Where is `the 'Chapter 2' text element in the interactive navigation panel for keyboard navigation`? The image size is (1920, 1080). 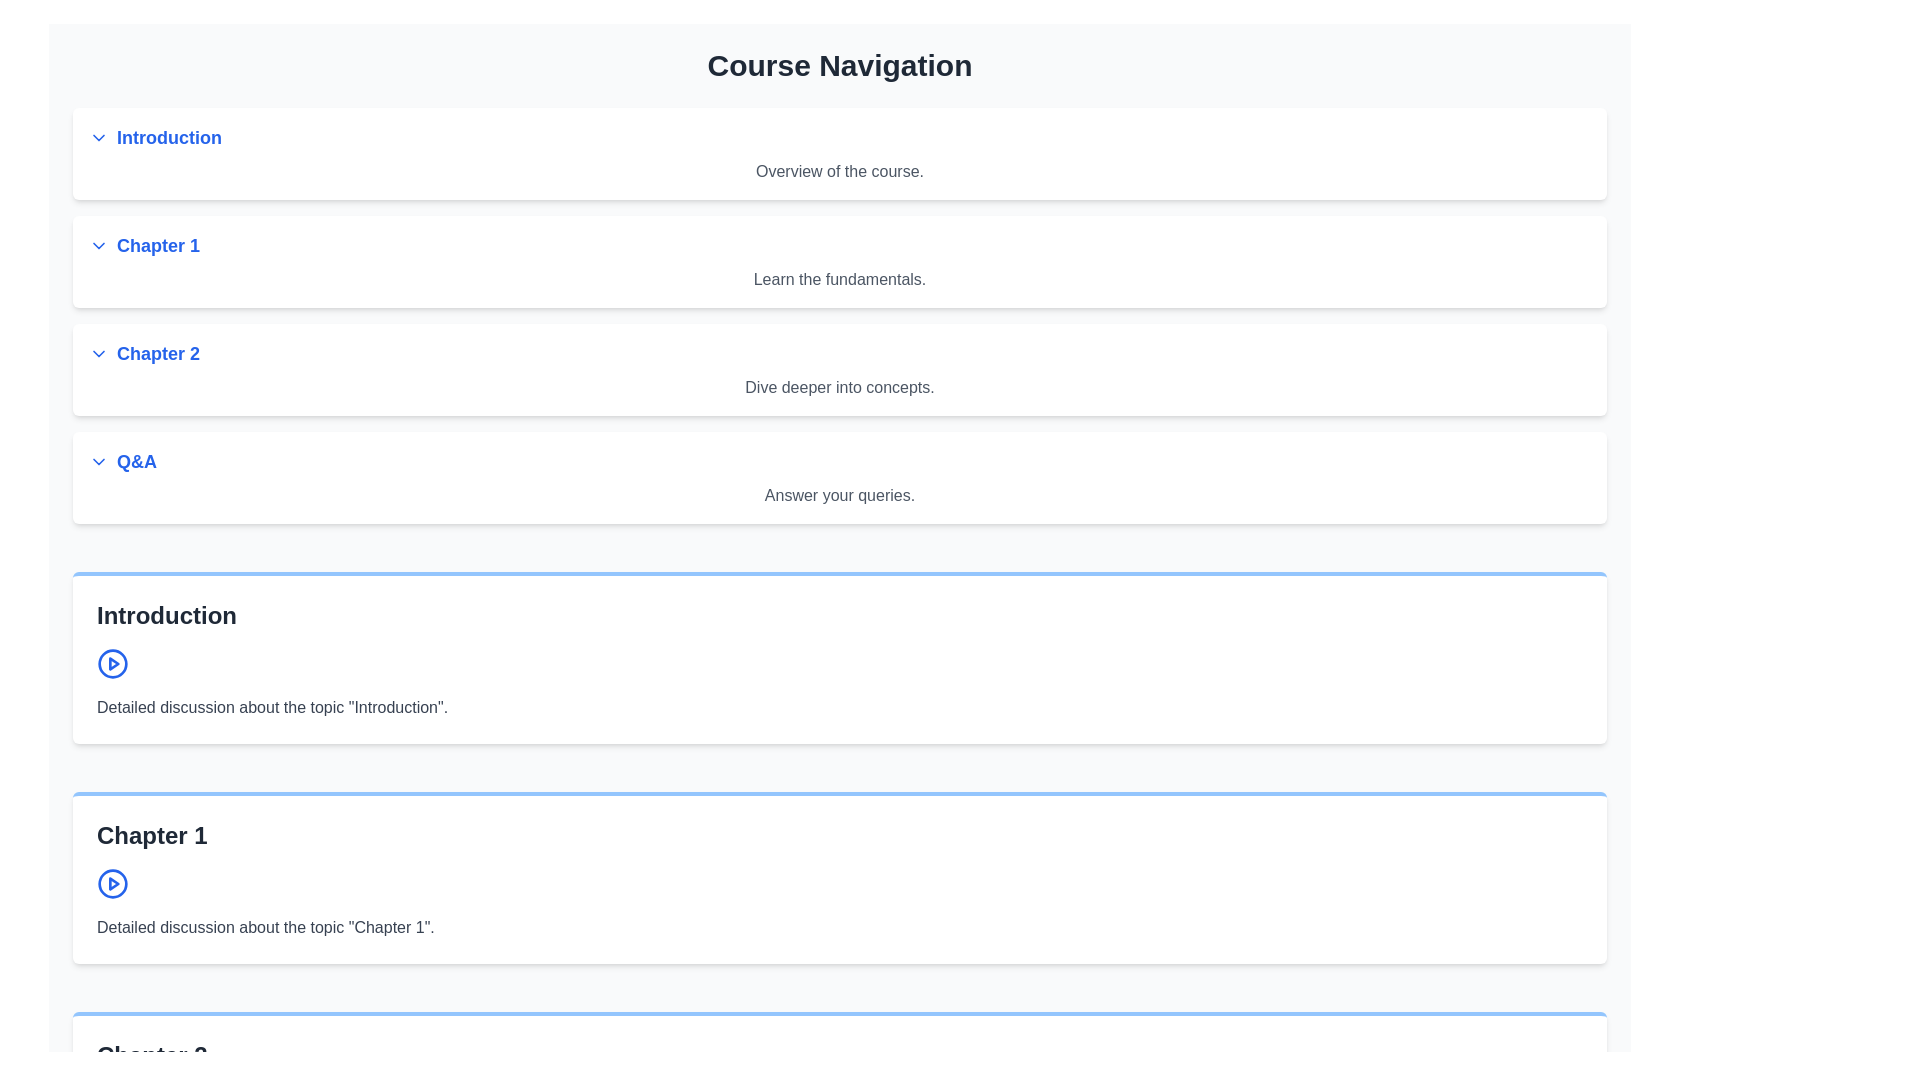 the 'Chapter 2' text element in the interactive navigation panel for keyboard navigation is located at coordinates (157, 353).